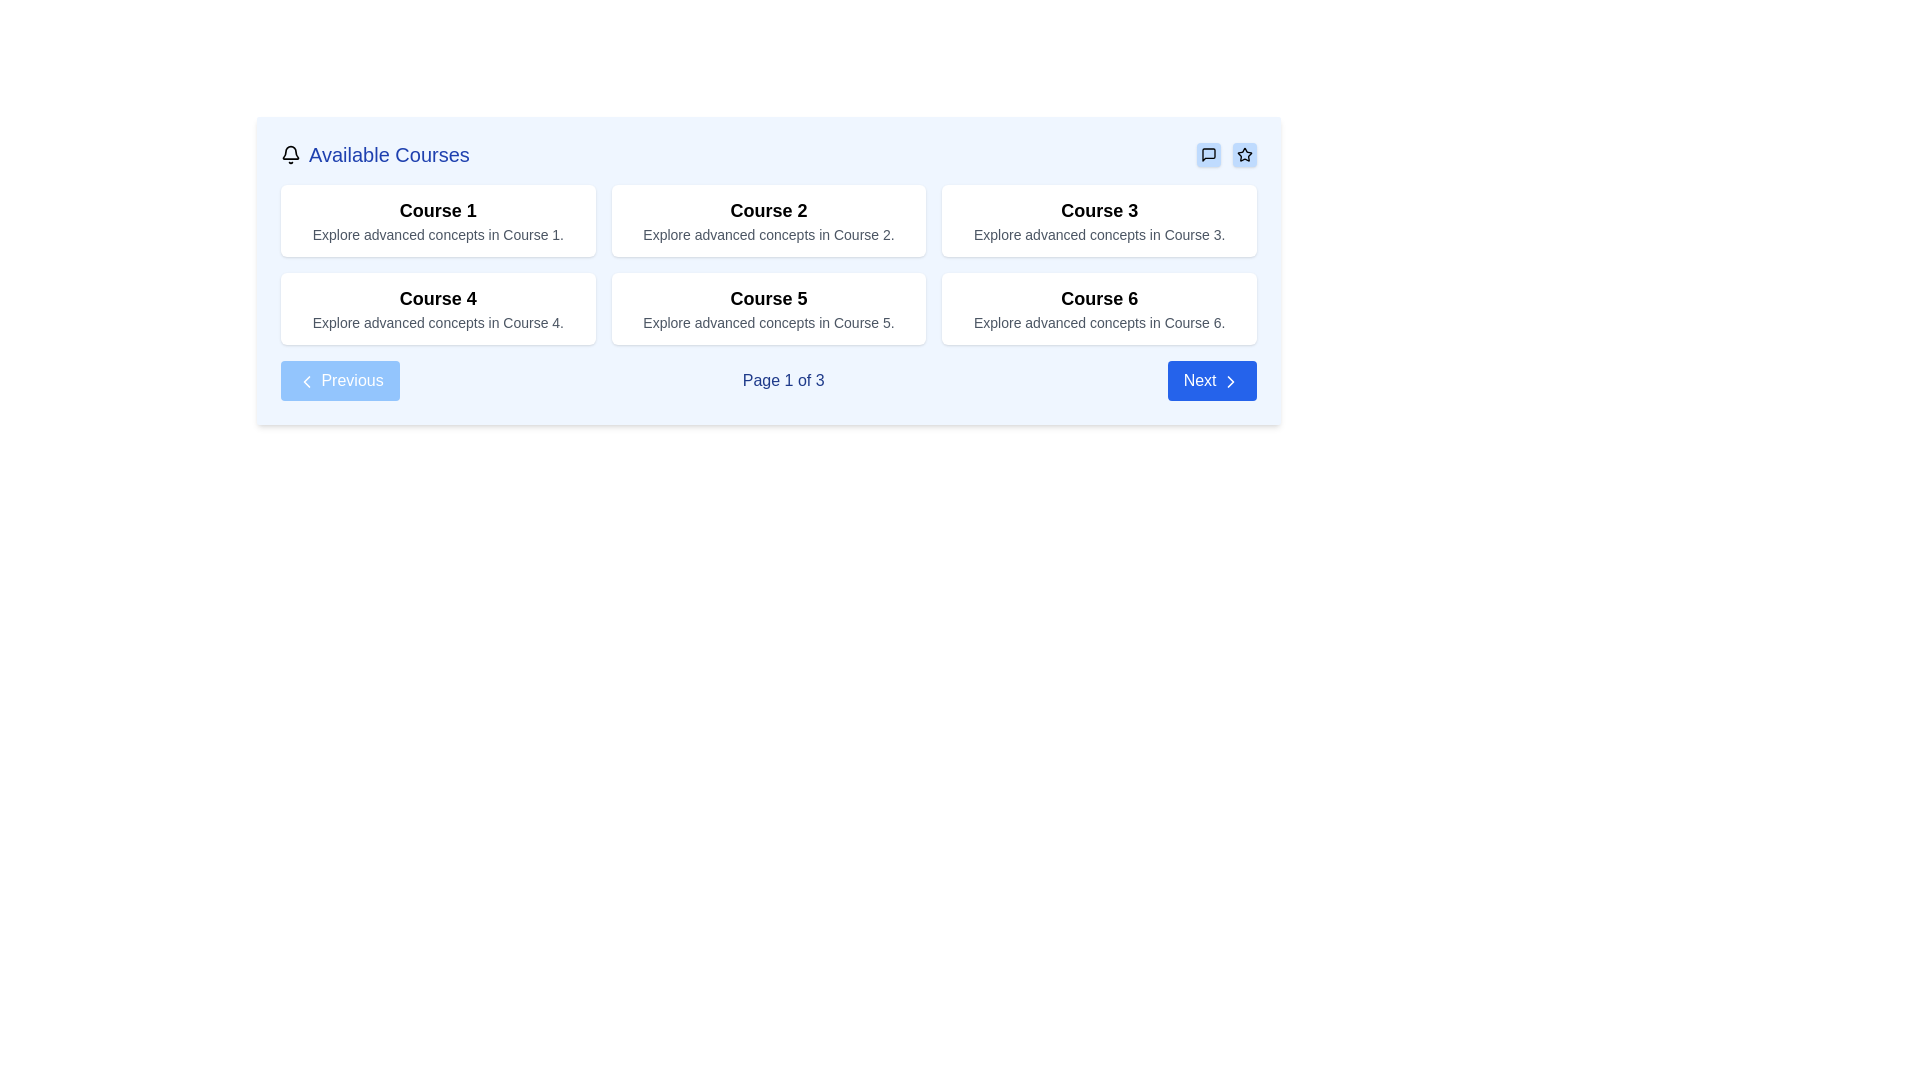 This screenshot has height=1080, width=1920. What do you see at coordinates (767, 322) in the screenshot?
I see `descriptive text label located in the second row, second column of the grid layout, positioned below the title 'Course 5'` at bounding box center [767, 322].